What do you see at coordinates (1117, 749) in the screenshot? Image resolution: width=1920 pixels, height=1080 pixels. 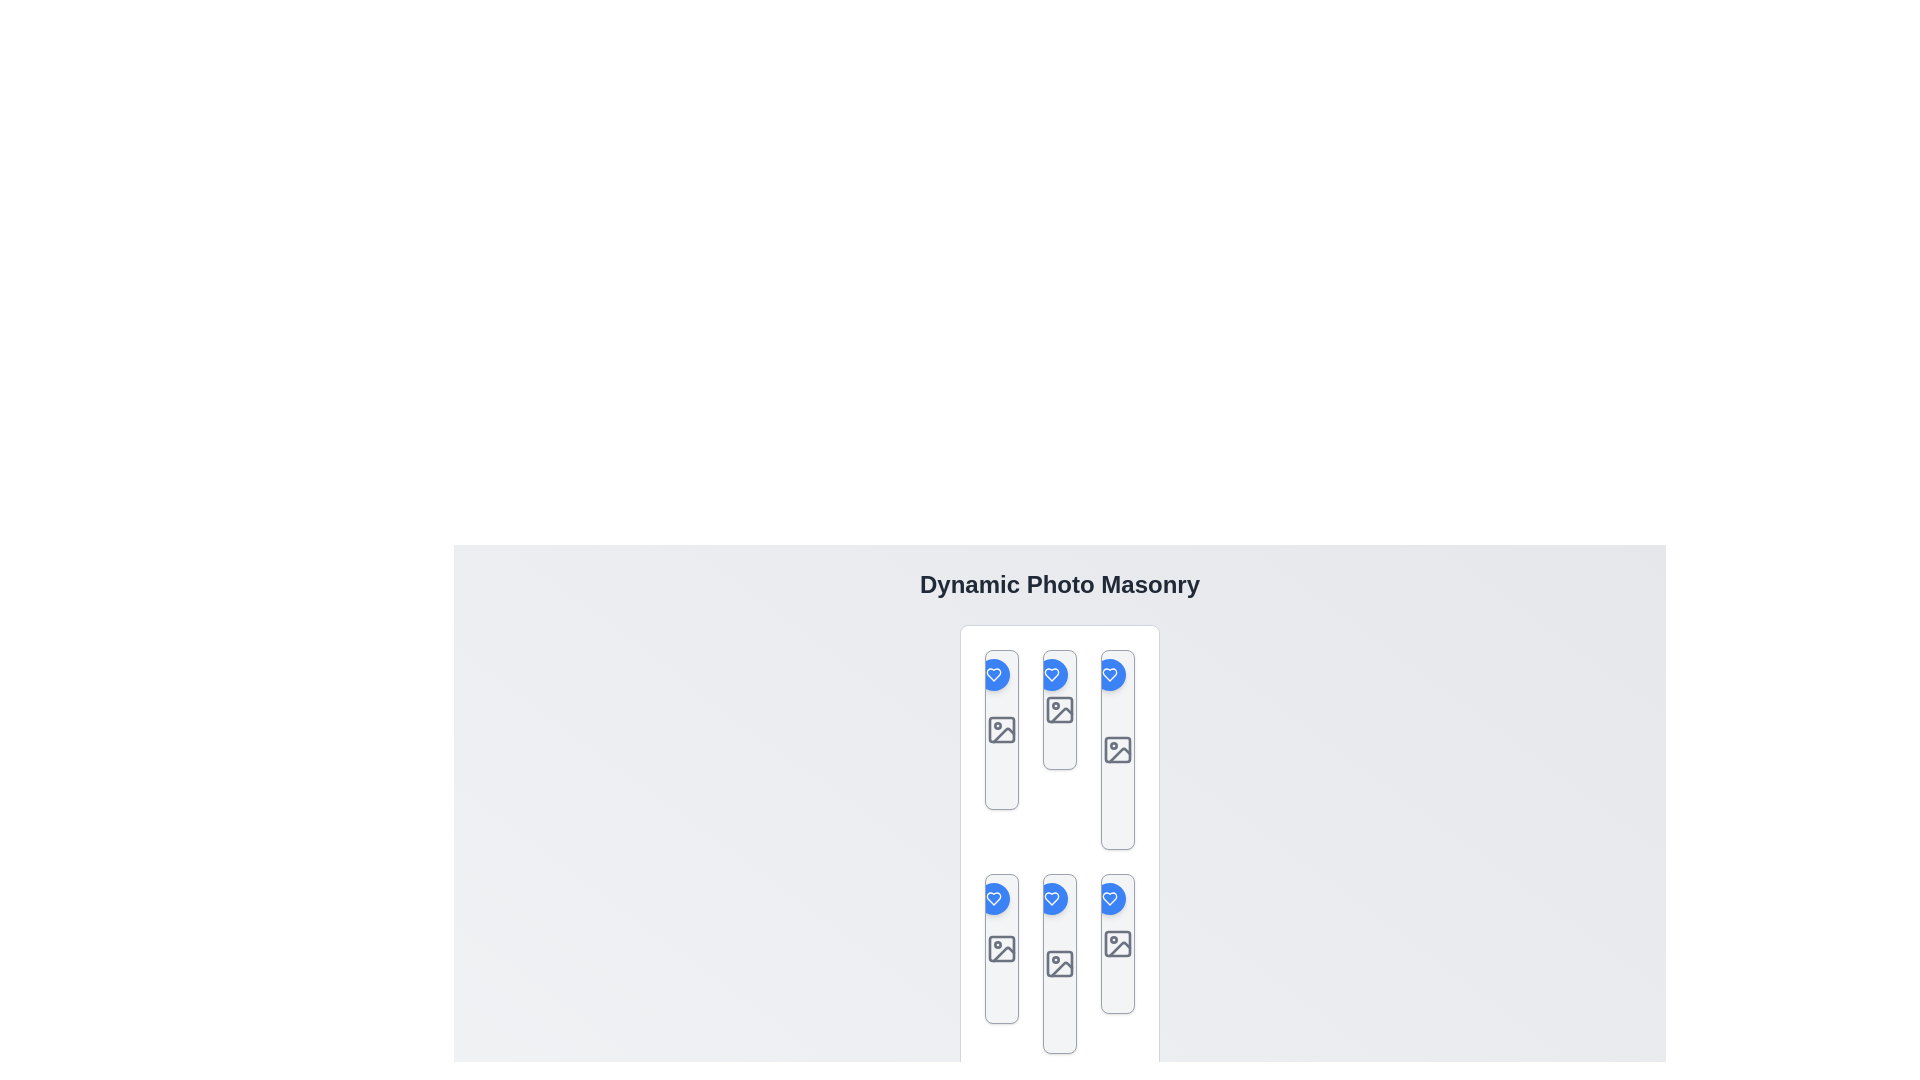 I see `the image placeholder icon located in the second row of the third column of a vertically-arranged grid` at bounding box center [1117, 749].